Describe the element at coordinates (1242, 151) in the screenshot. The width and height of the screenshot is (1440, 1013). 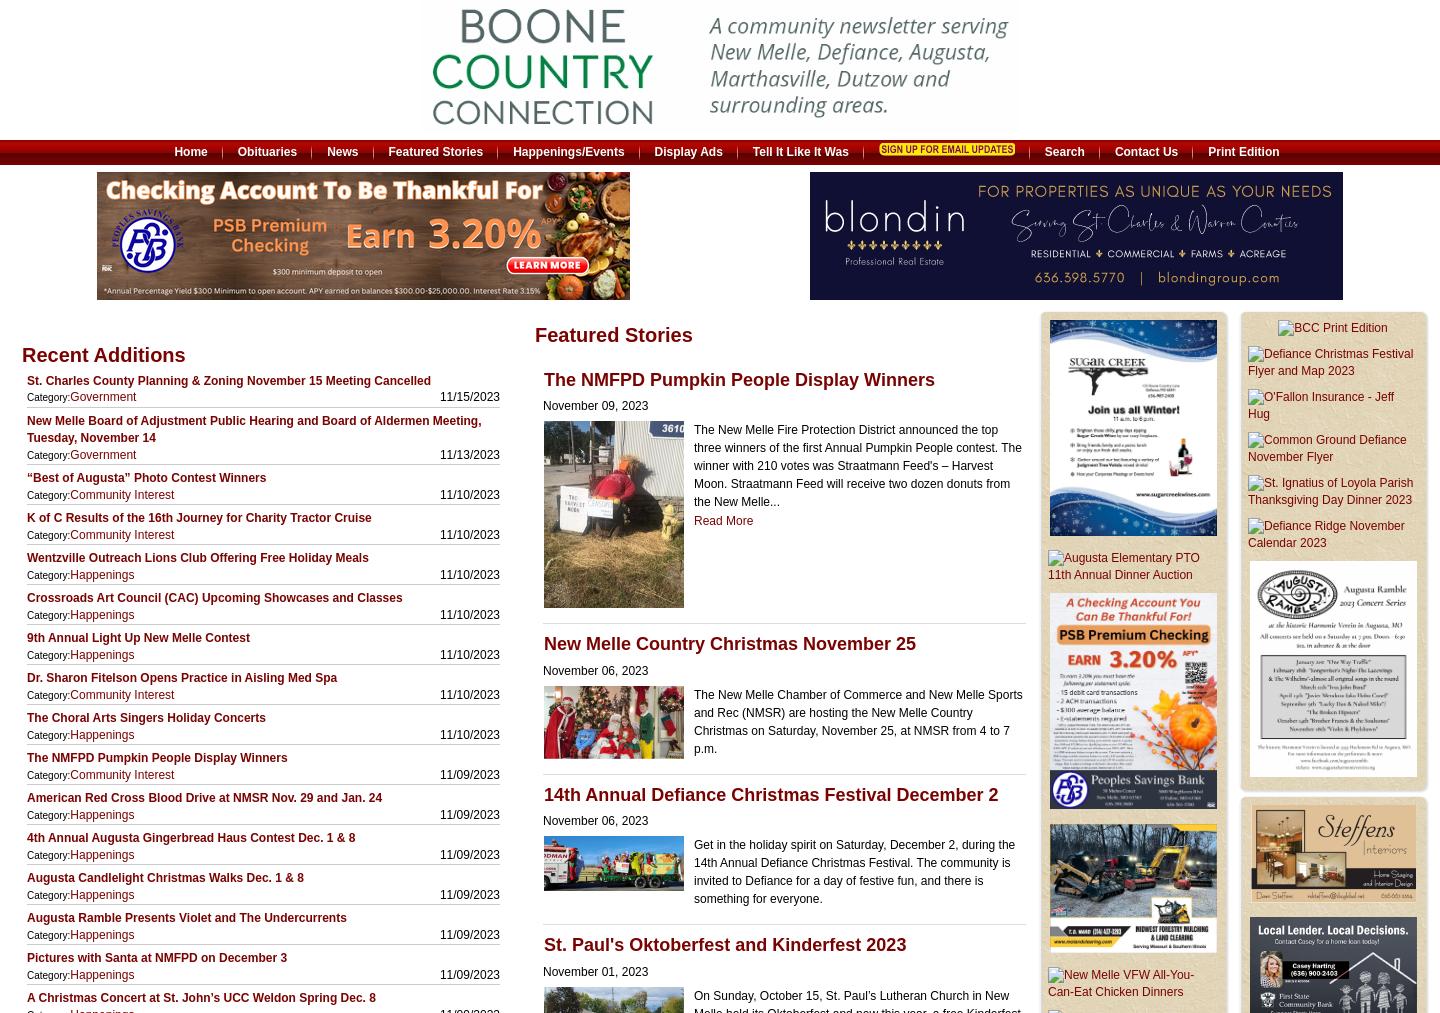
I see `'Print Edition'` at that location.